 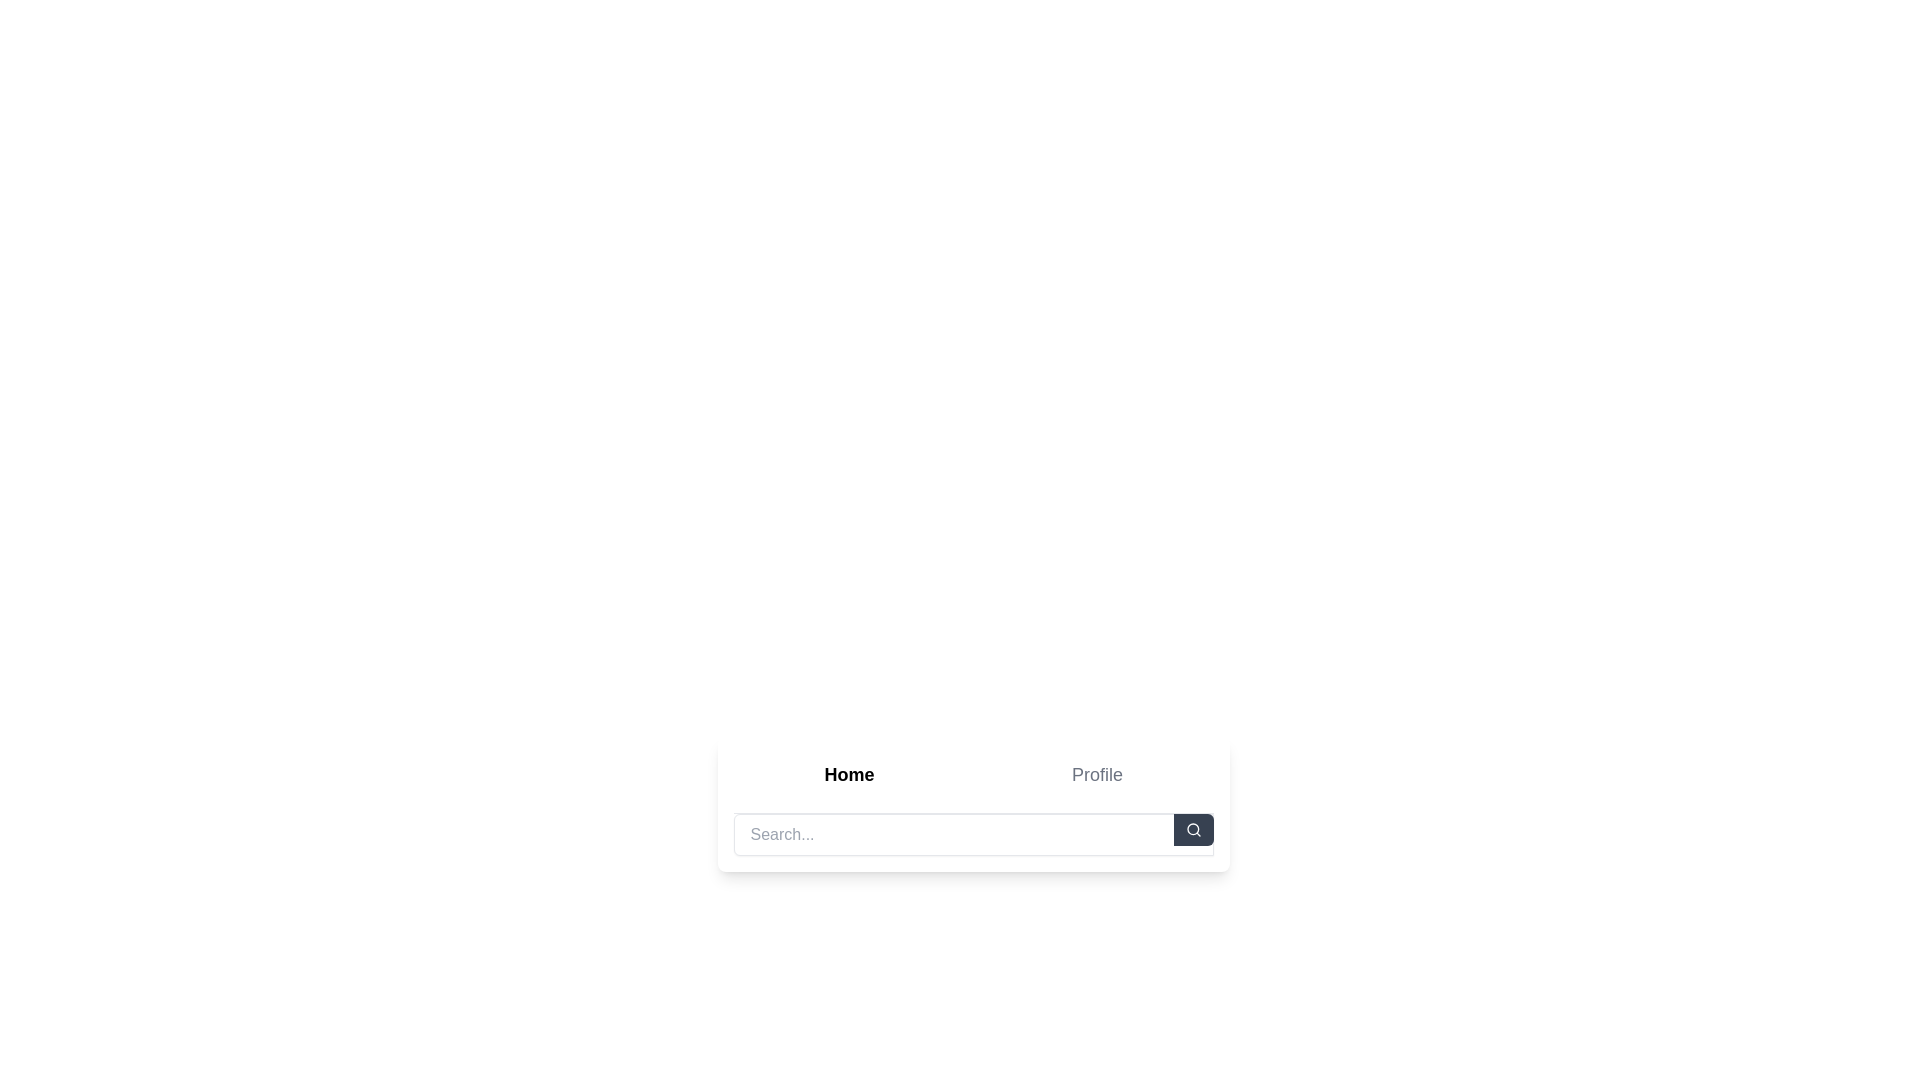 I want to click on the navigation button that directs users to the home page, located to the left of the 'Profile' option in the navigation bar, so click(x=849, y=774).